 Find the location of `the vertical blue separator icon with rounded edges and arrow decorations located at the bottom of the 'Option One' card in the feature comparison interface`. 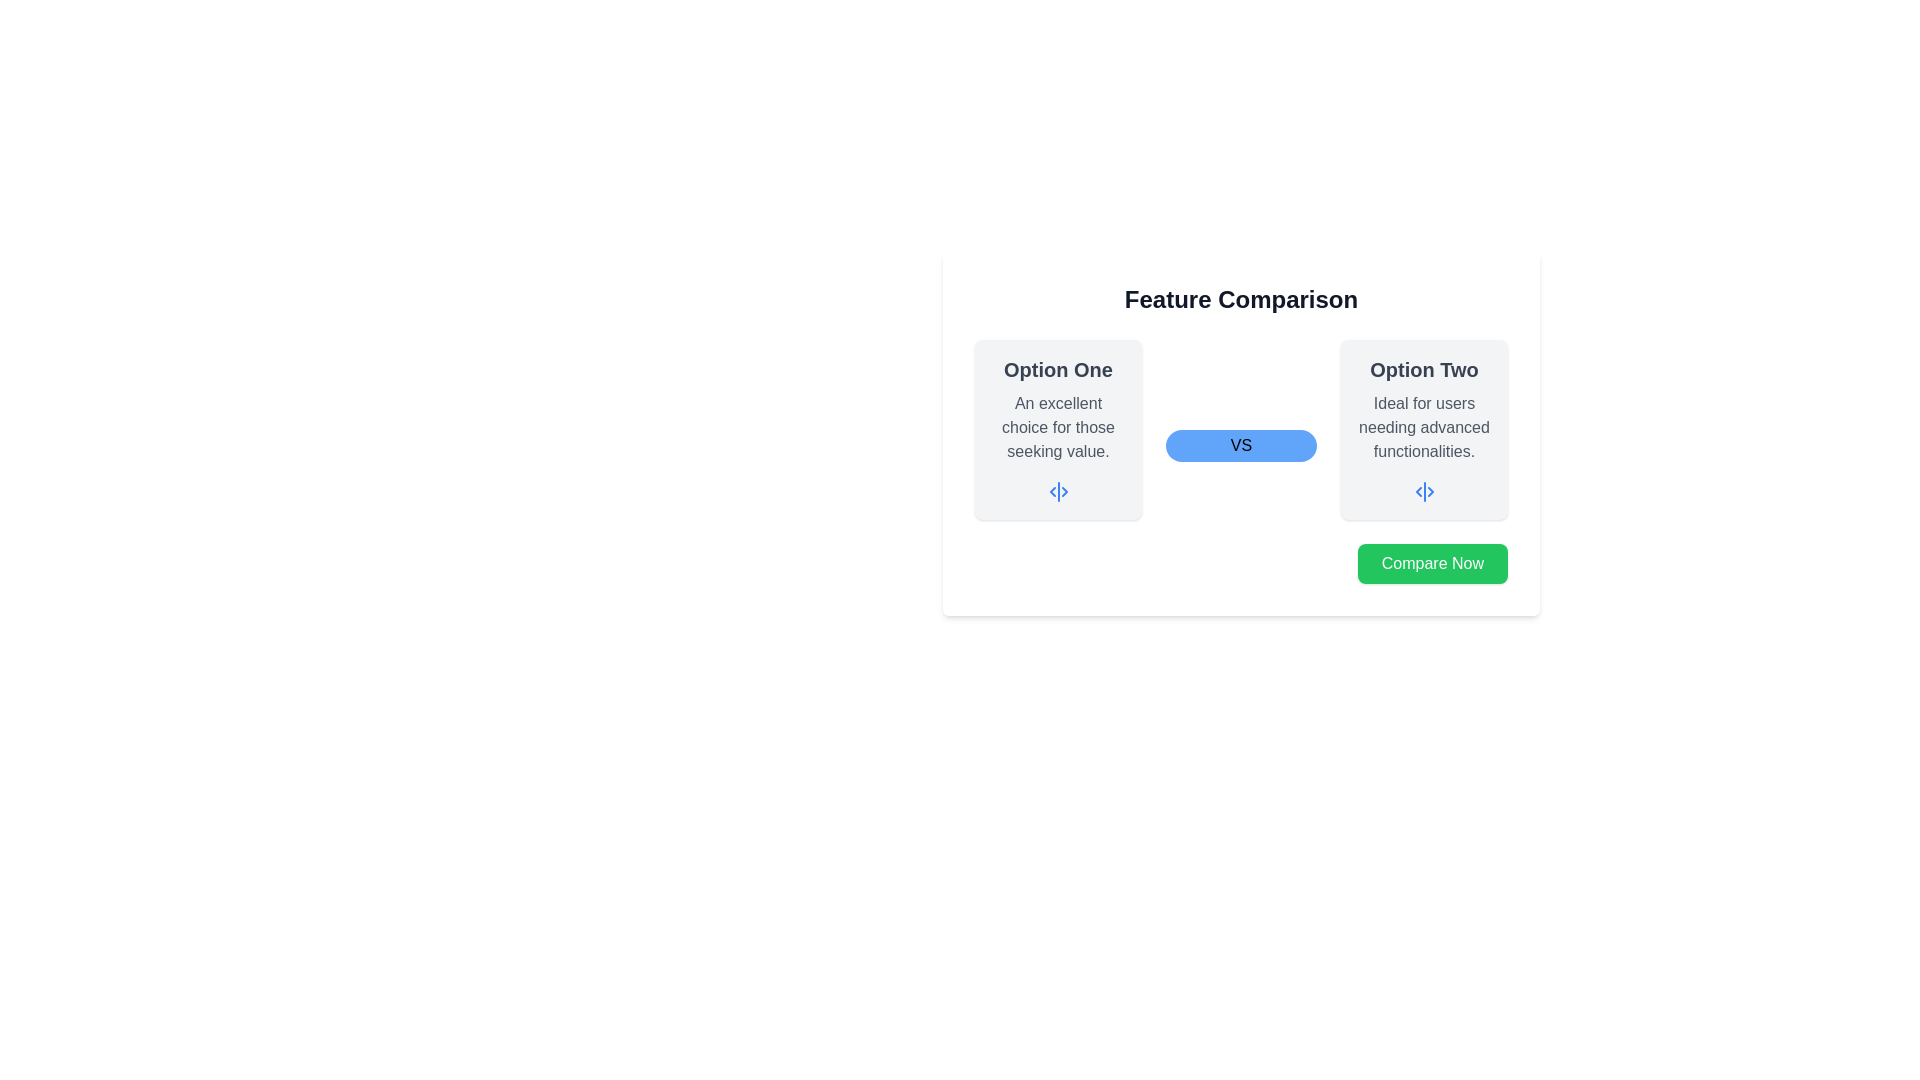

the vertical blue separator icon with rounded edges and arrow decorations located at the bottom of the 'Option One' card in the feature comparison interface is located at coordinates (1057, 492).